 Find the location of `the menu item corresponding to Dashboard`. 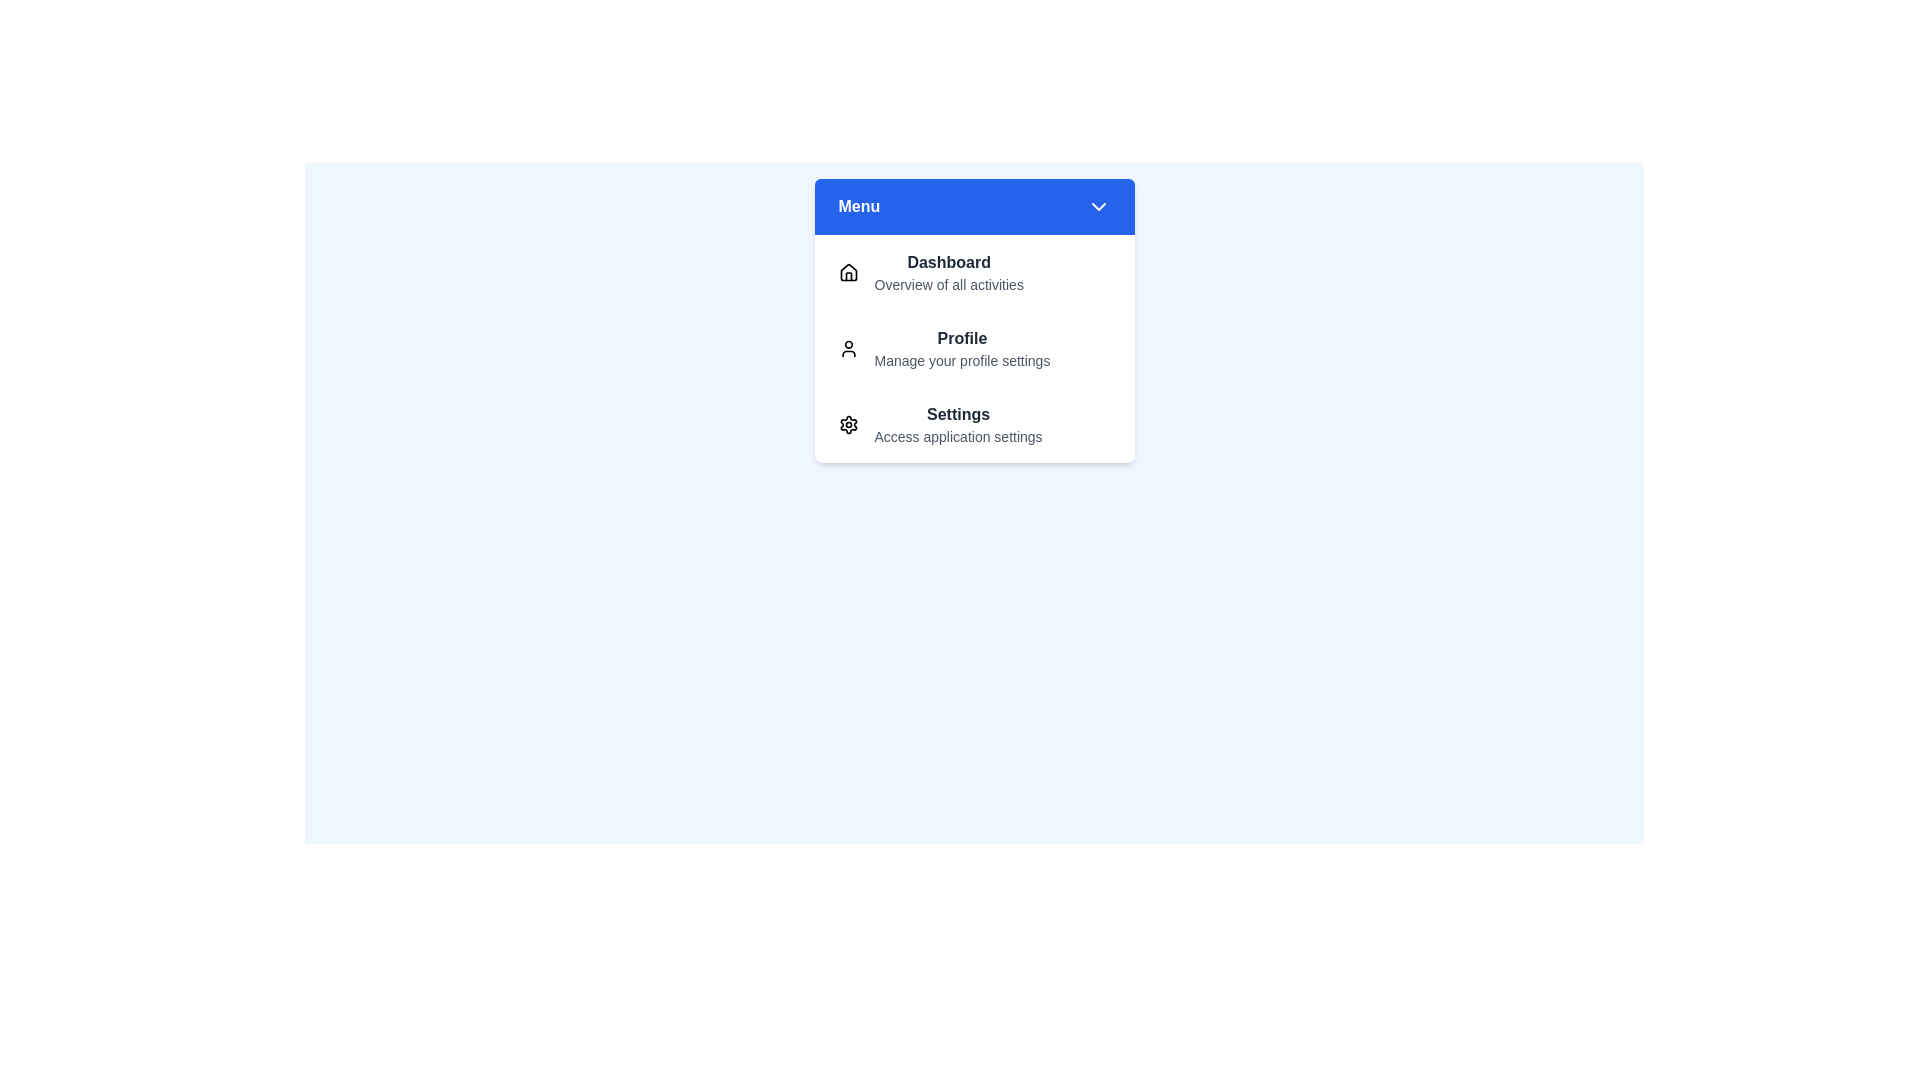

the menu item corresponding to Dashboard is located at coordinates (974, 273).